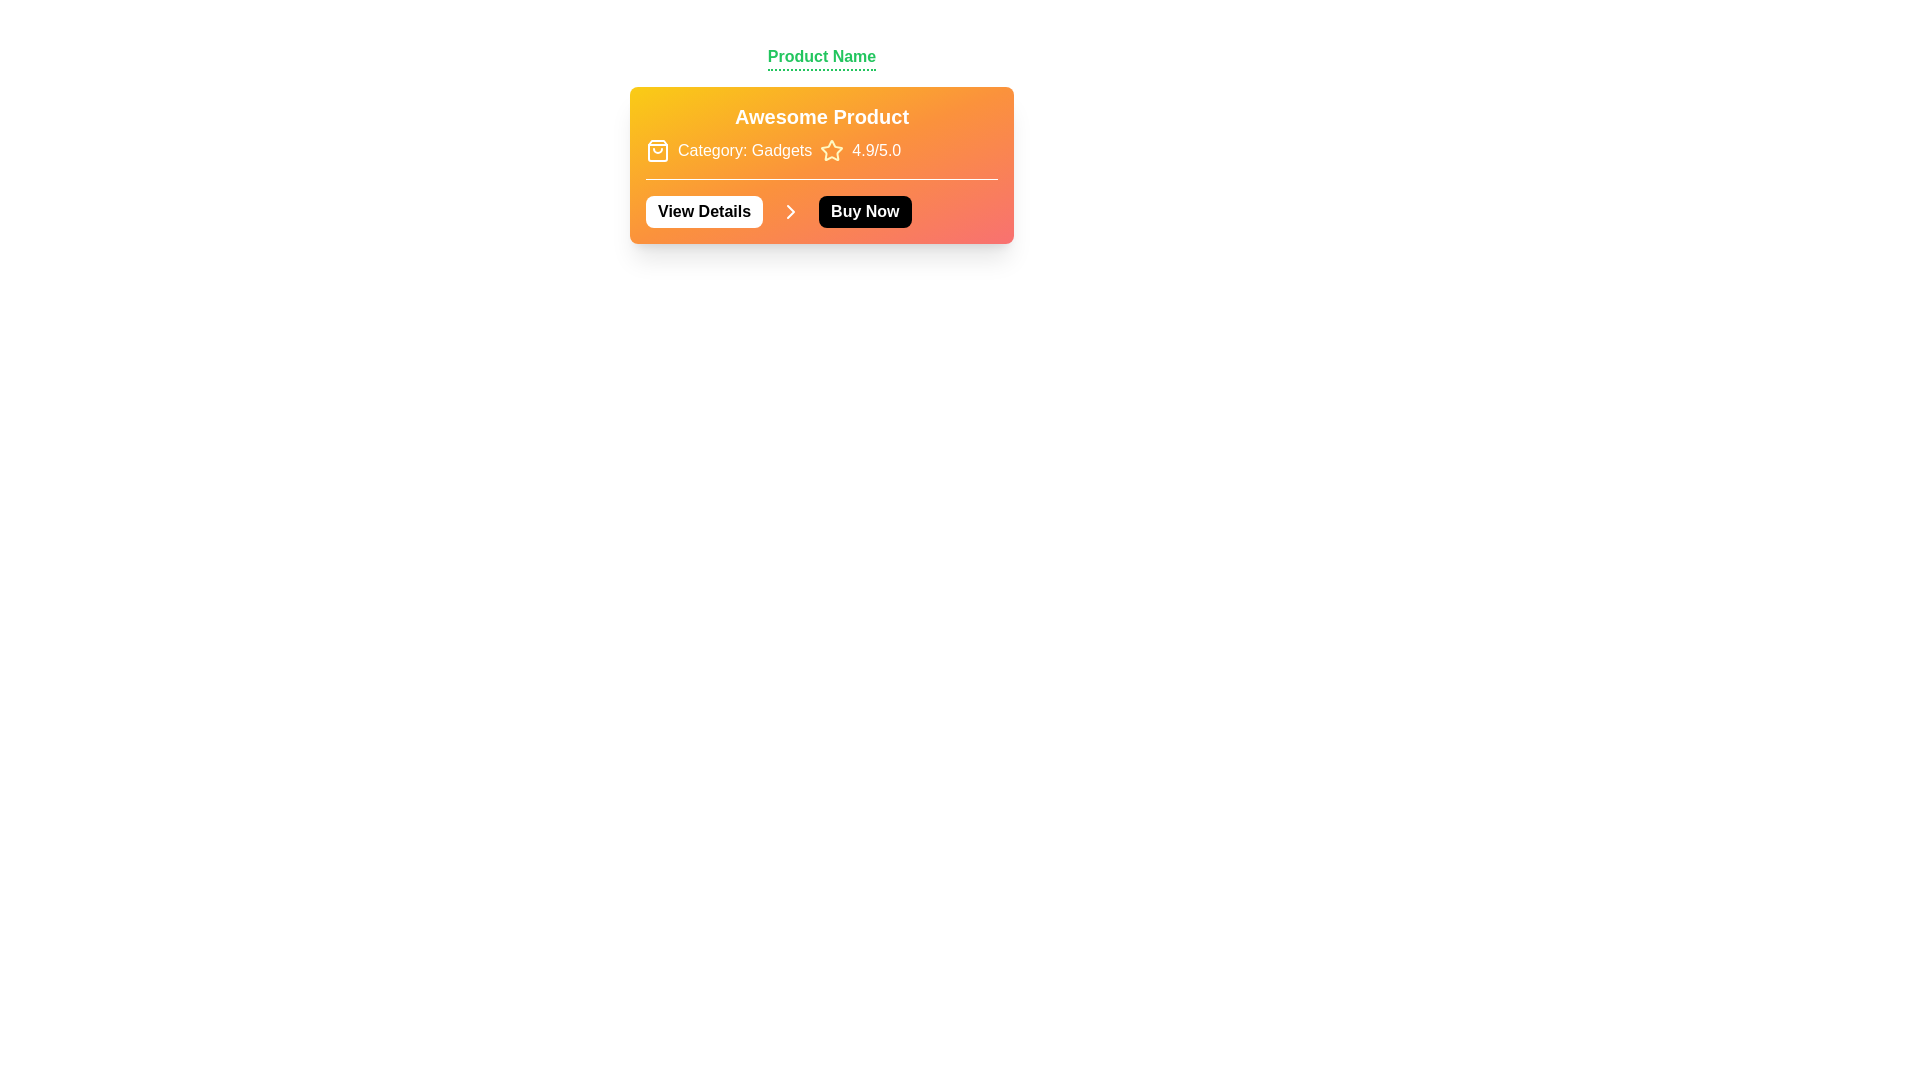 The image size is (1920, 1080). What do you see at coordinates (876, 149) in the screenshot?
I see `the text label displaying the product rating, located to the right of the star icon and following the 'Category: Gadgets' text section` at bounding box center [876, 149].